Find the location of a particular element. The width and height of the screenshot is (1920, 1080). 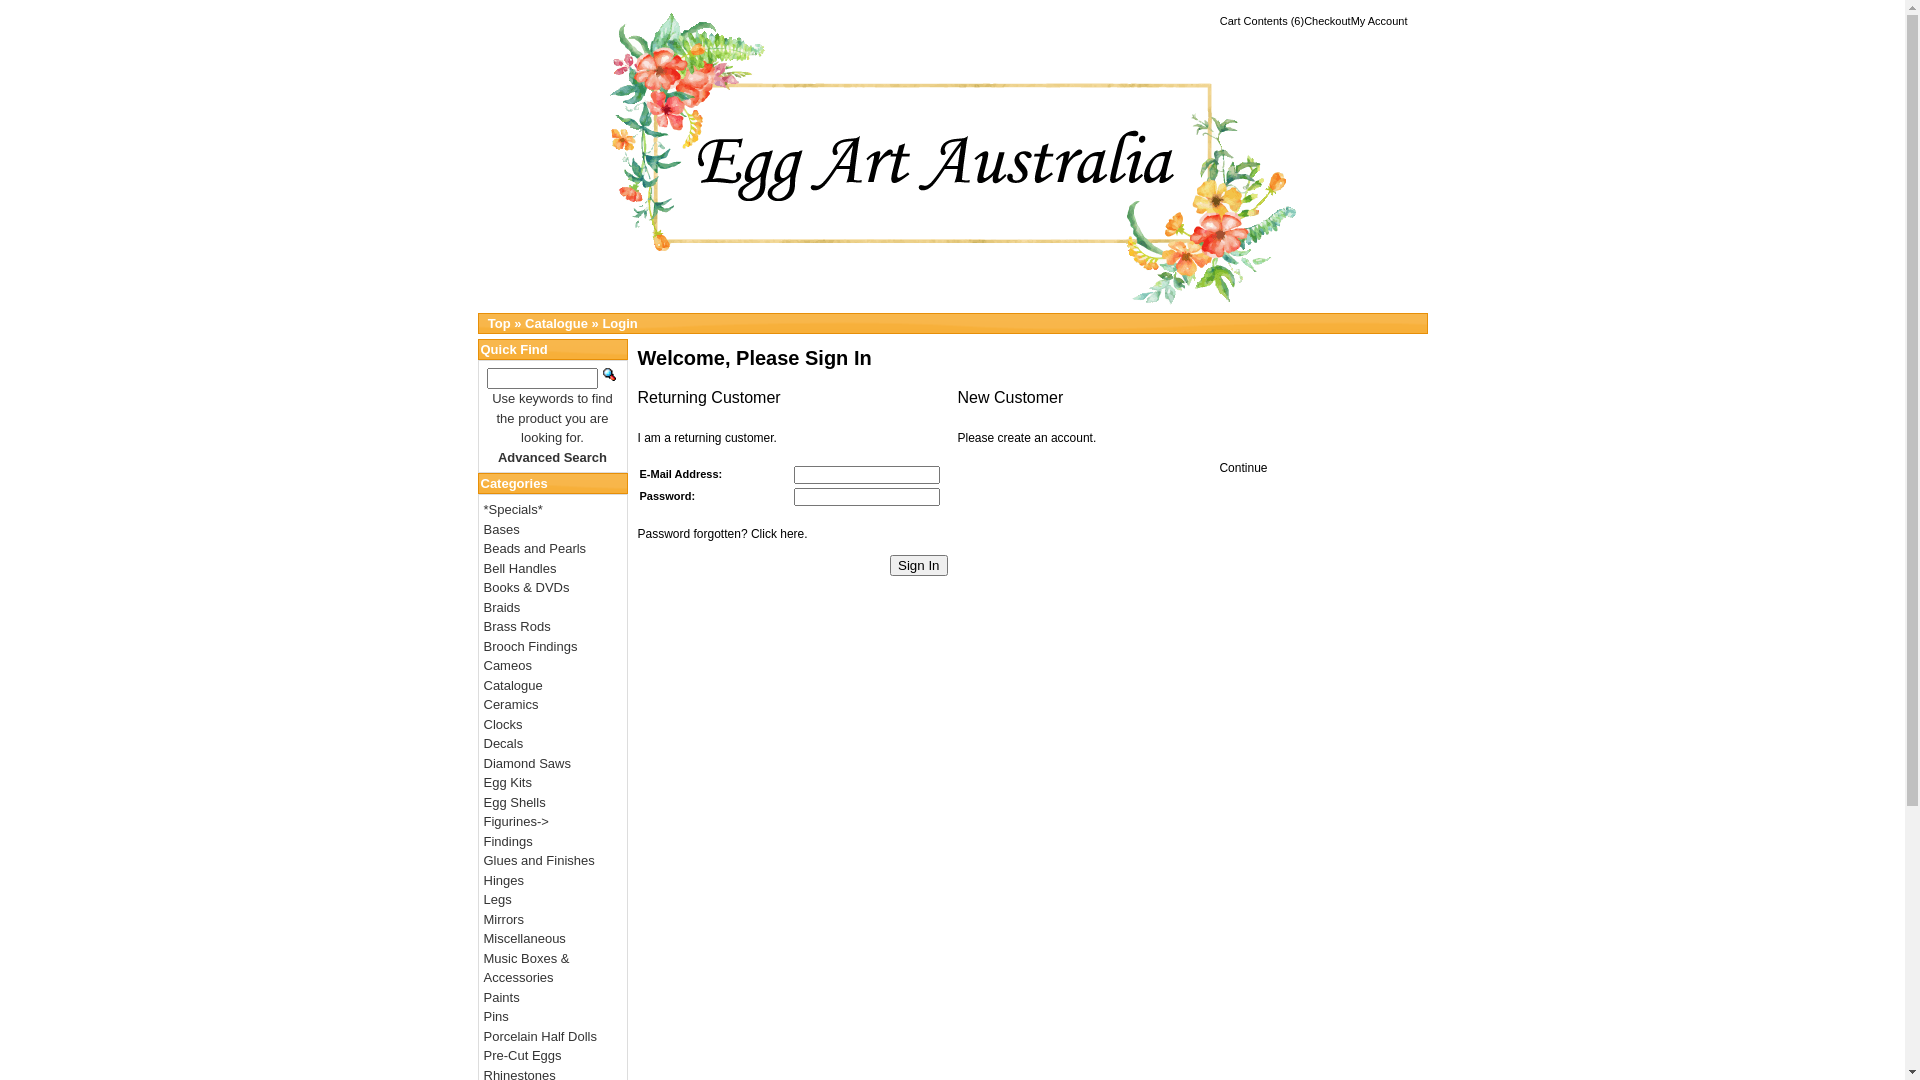

'Books & DVDs' is located at coordinates (527, 586).